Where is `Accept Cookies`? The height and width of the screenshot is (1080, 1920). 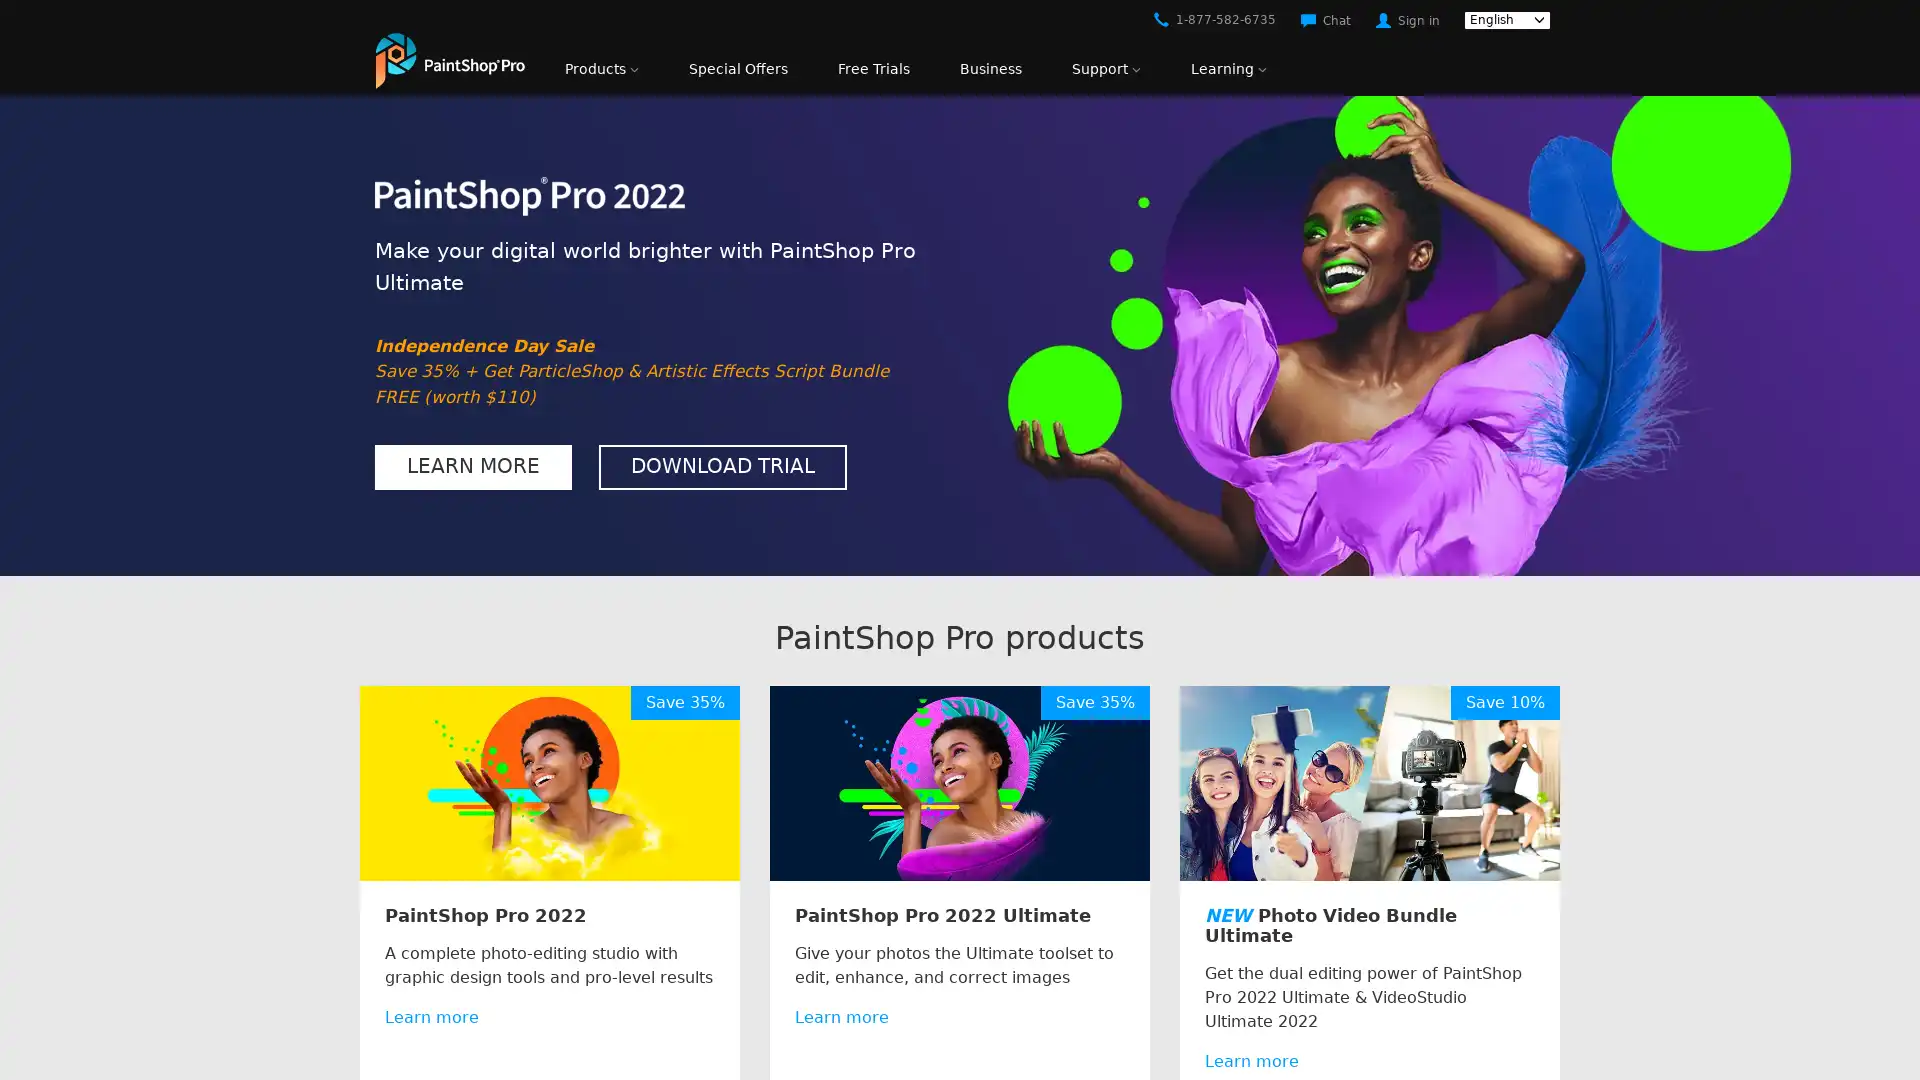 Accept Cookies is located at coordinates (1616, 1022).